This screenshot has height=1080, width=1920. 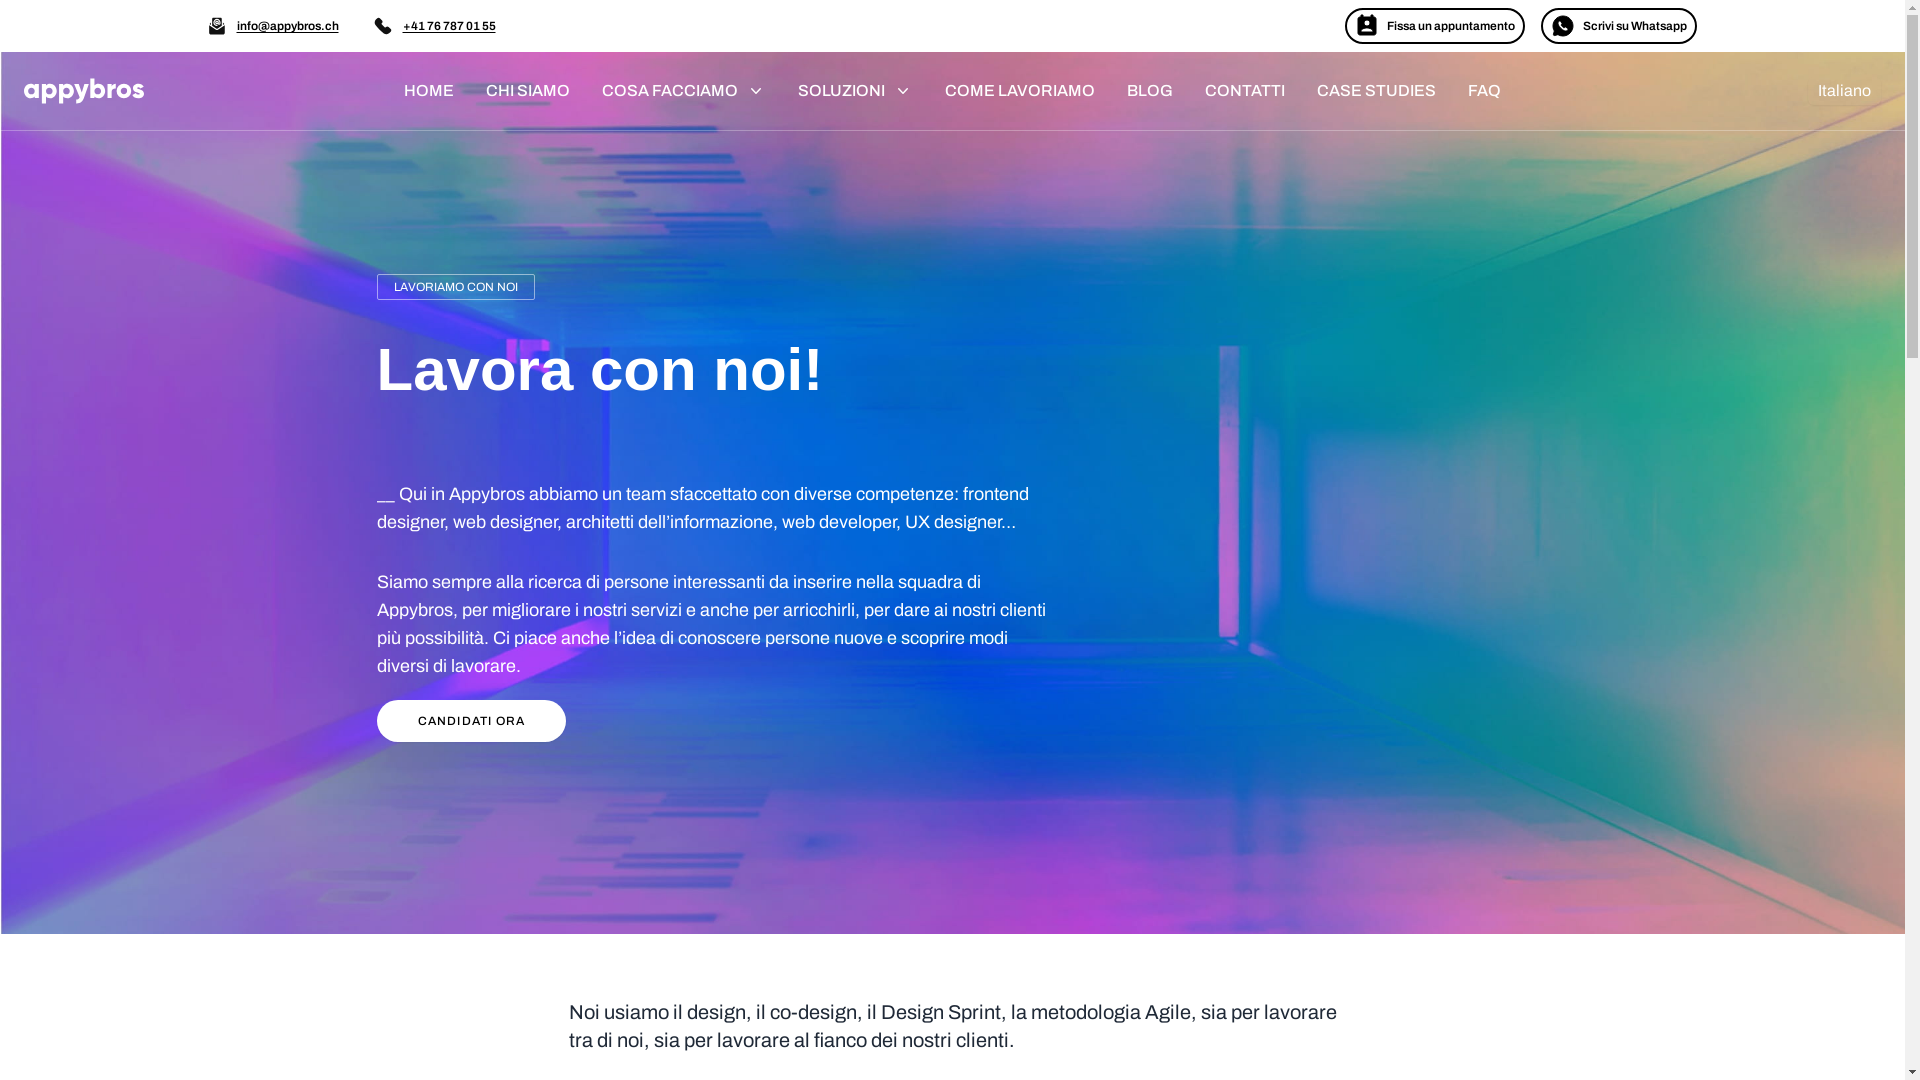 What do you see at coordinates (286, 26) in the screenshot?
I see `'info@appybros.ch'` at bounding box center [286, 26].